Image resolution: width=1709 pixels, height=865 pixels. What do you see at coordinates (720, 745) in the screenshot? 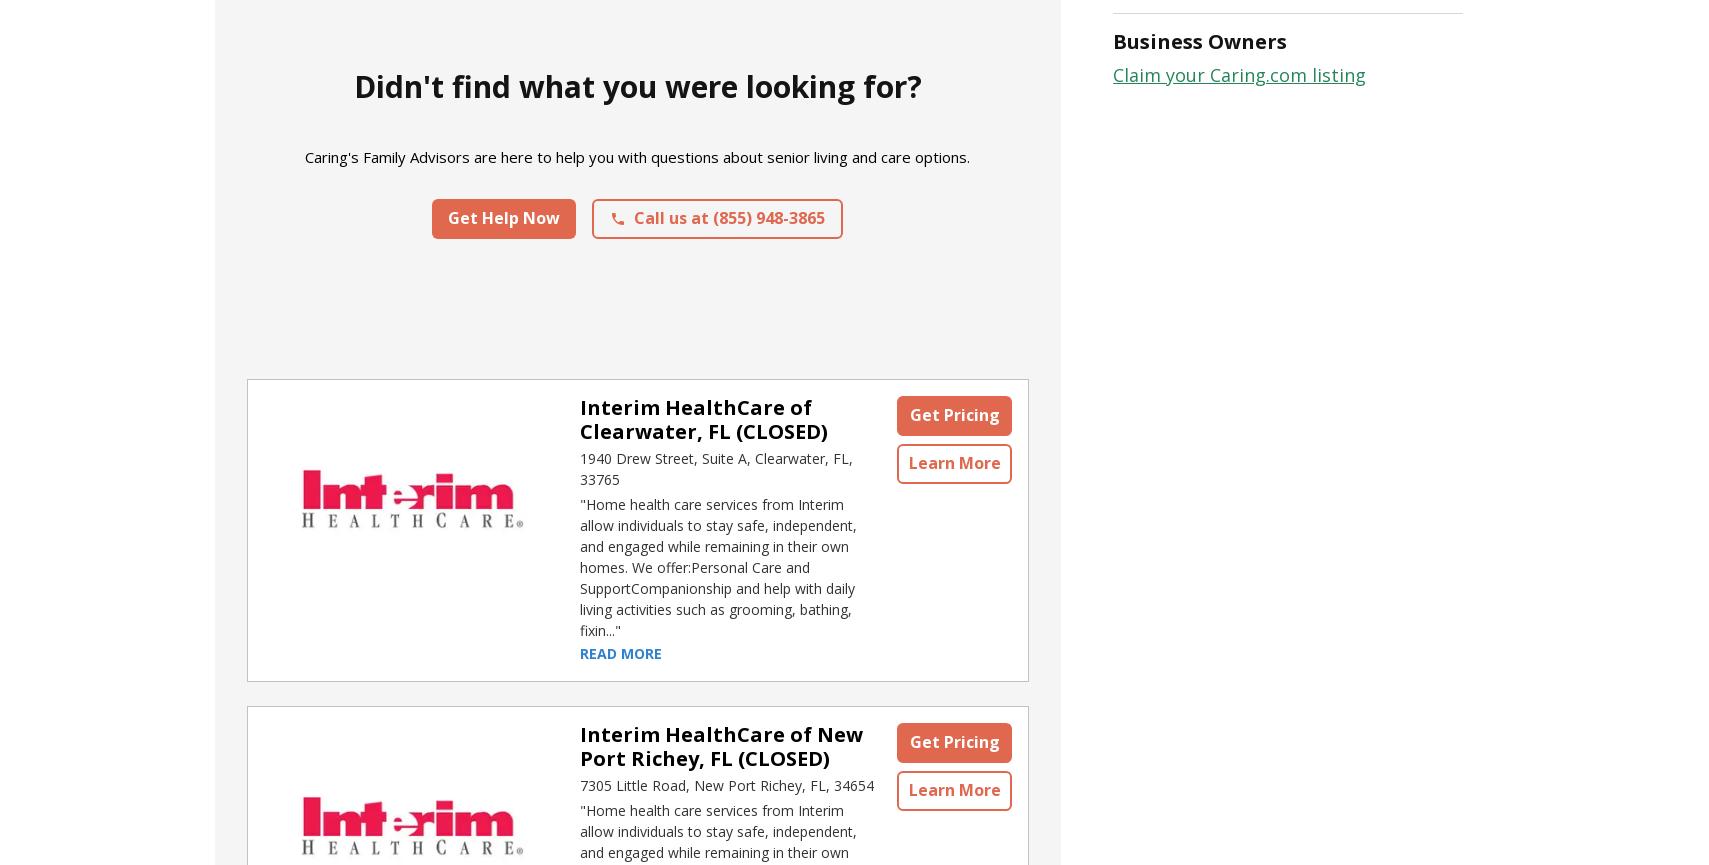
I see `'Interim HealthCare of New Port Richey, FL (CLOSED)'` at bounding box center [720, 745].